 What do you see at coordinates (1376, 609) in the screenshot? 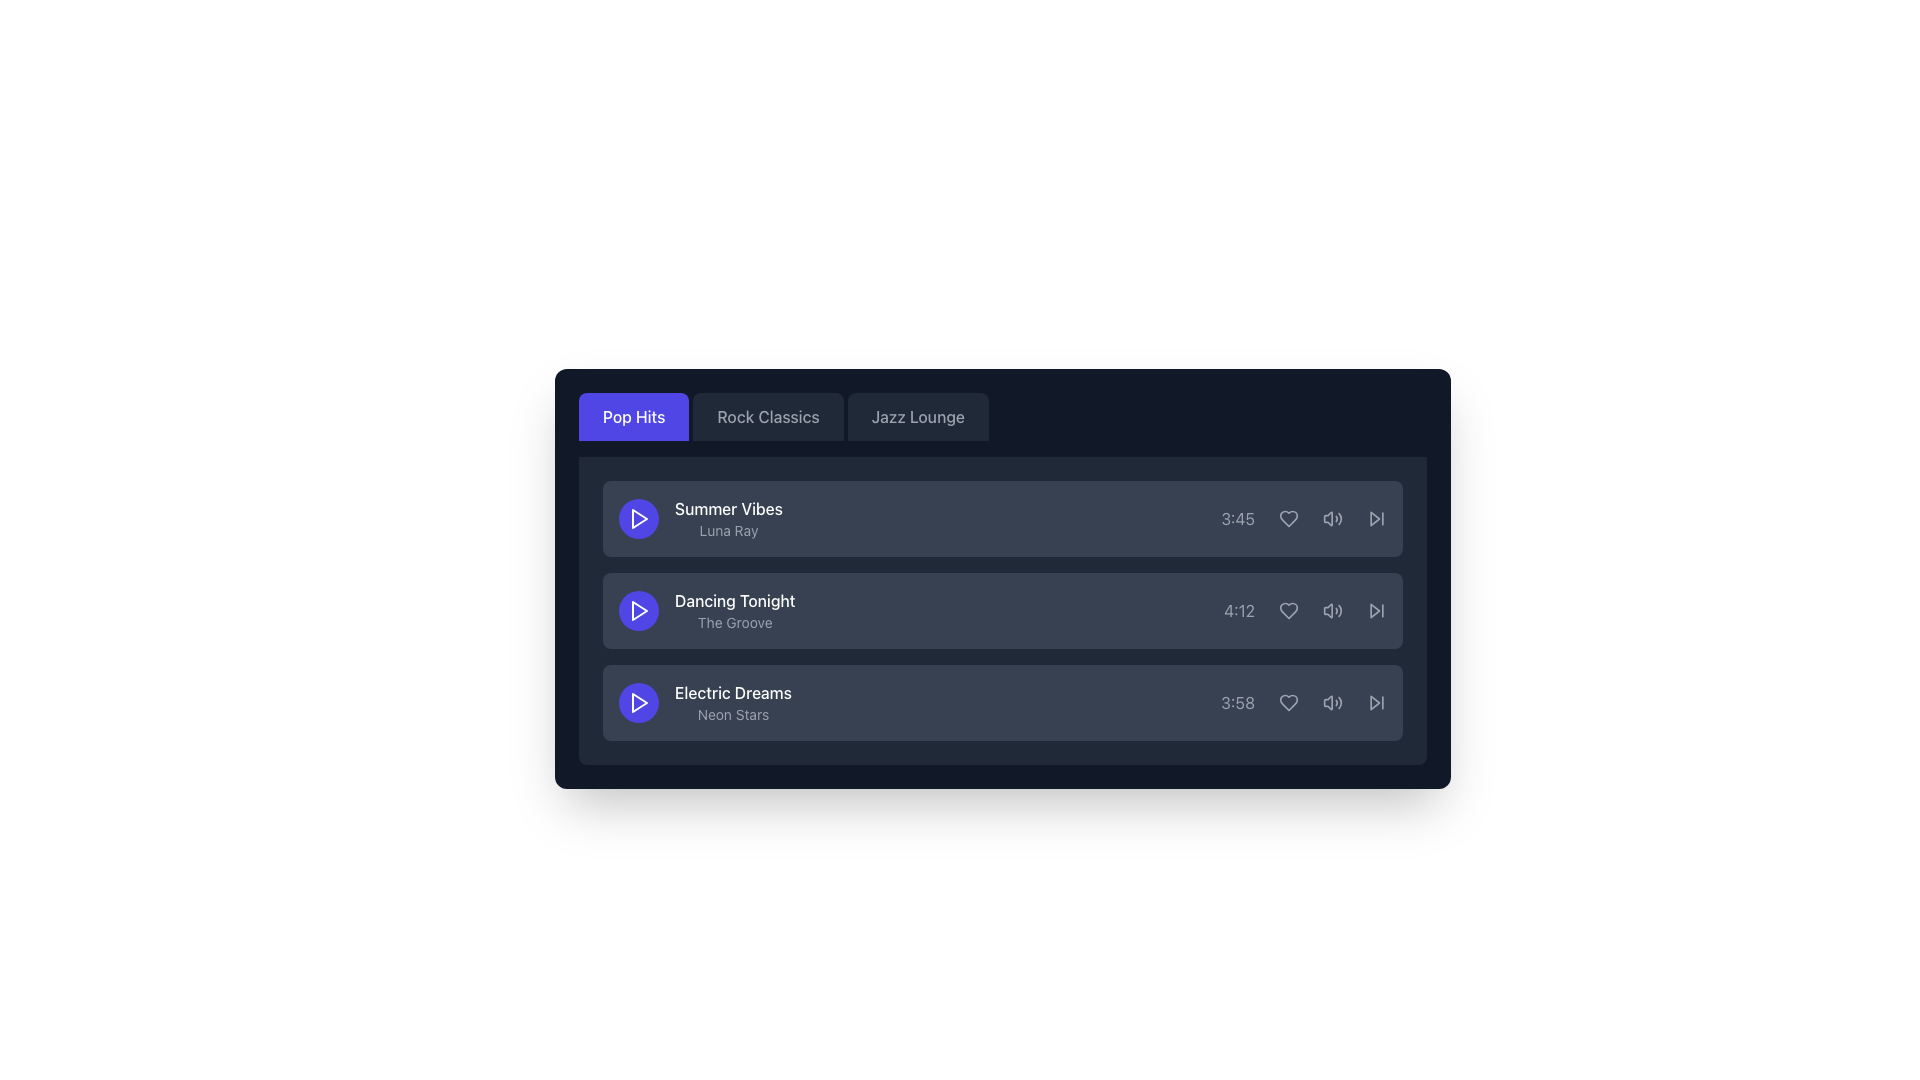
I see `the forward navigation button associated with the second song item 'Dancing Tonight'` at bounding box center [1376, 609].